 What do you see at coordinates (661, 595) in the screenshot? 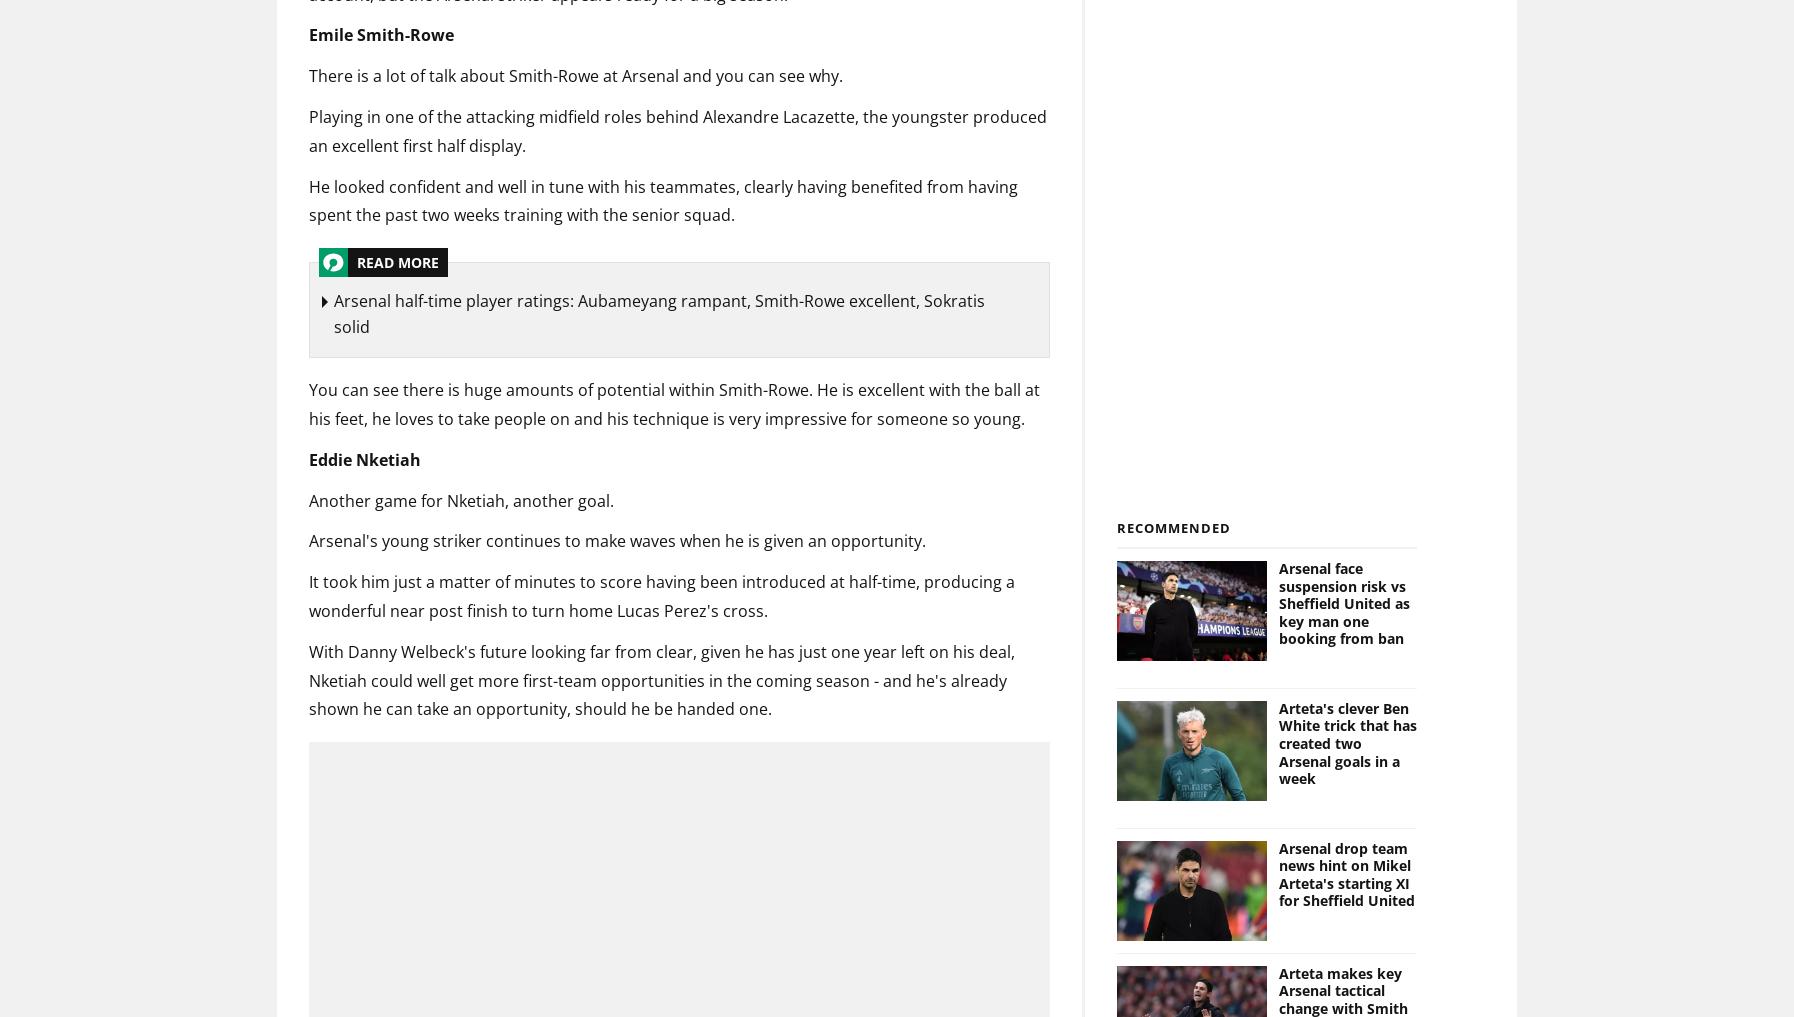
I see `'It took him just a matter of minutes to score having been introduced at half-time, producing a wonderful near post finish to turn home Lucas Perez's cross.'` at bounding box center [661, 595].